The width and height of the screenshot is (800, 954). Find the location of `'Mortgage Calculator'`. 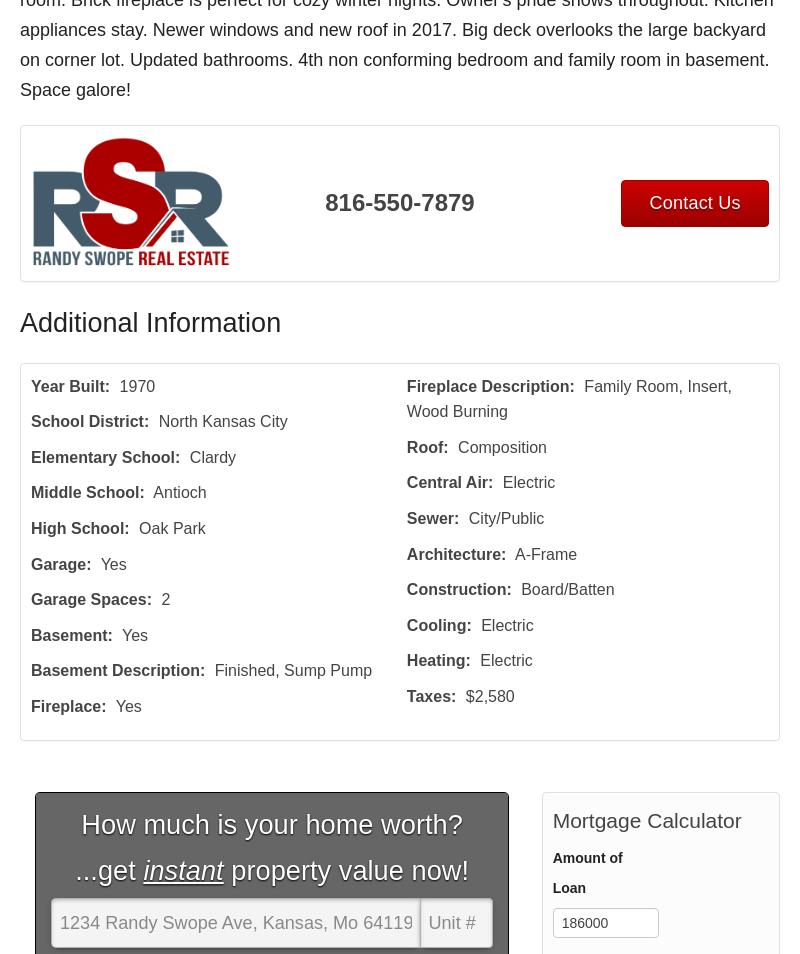

'Mortgage Calculator' is located at coordinates (645, 819).